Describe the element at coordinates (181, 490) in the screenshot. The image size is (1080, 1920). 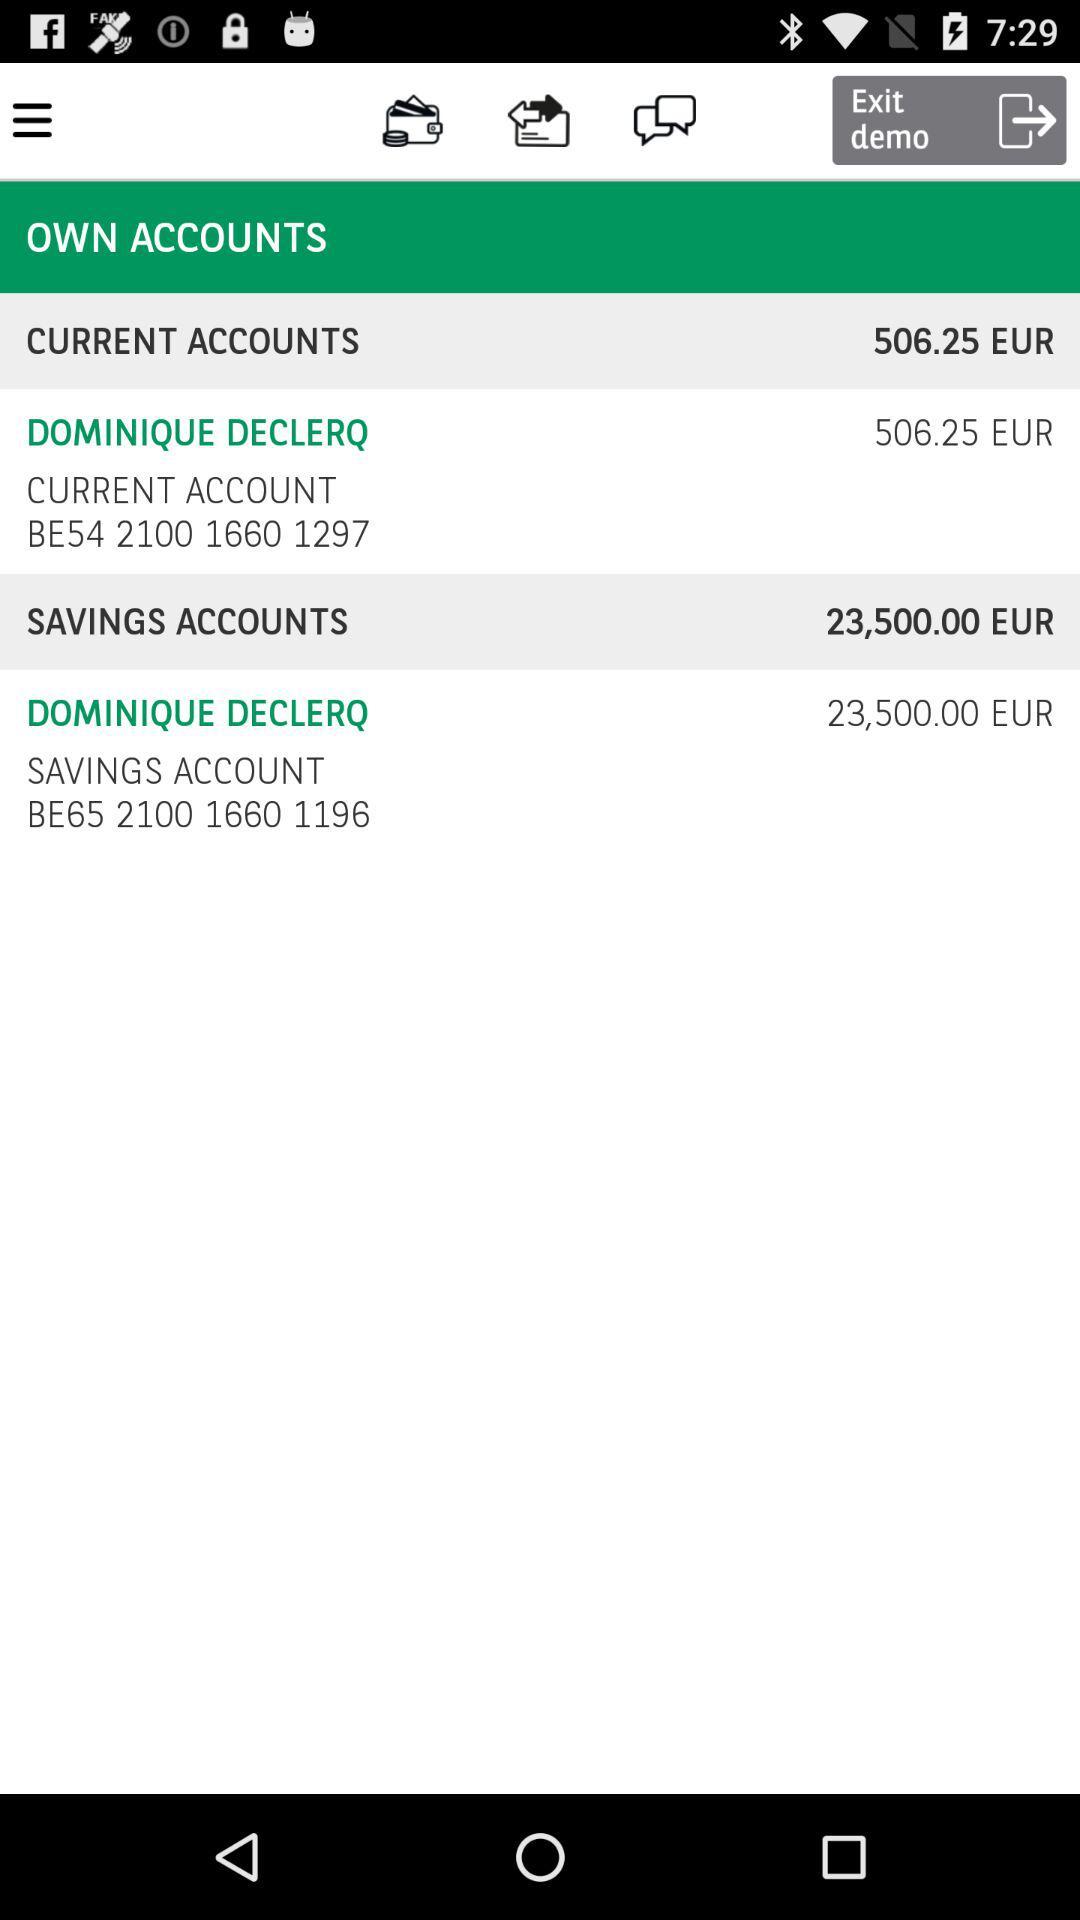
I see `the item above the be54 2100 1660 icon` at that location.